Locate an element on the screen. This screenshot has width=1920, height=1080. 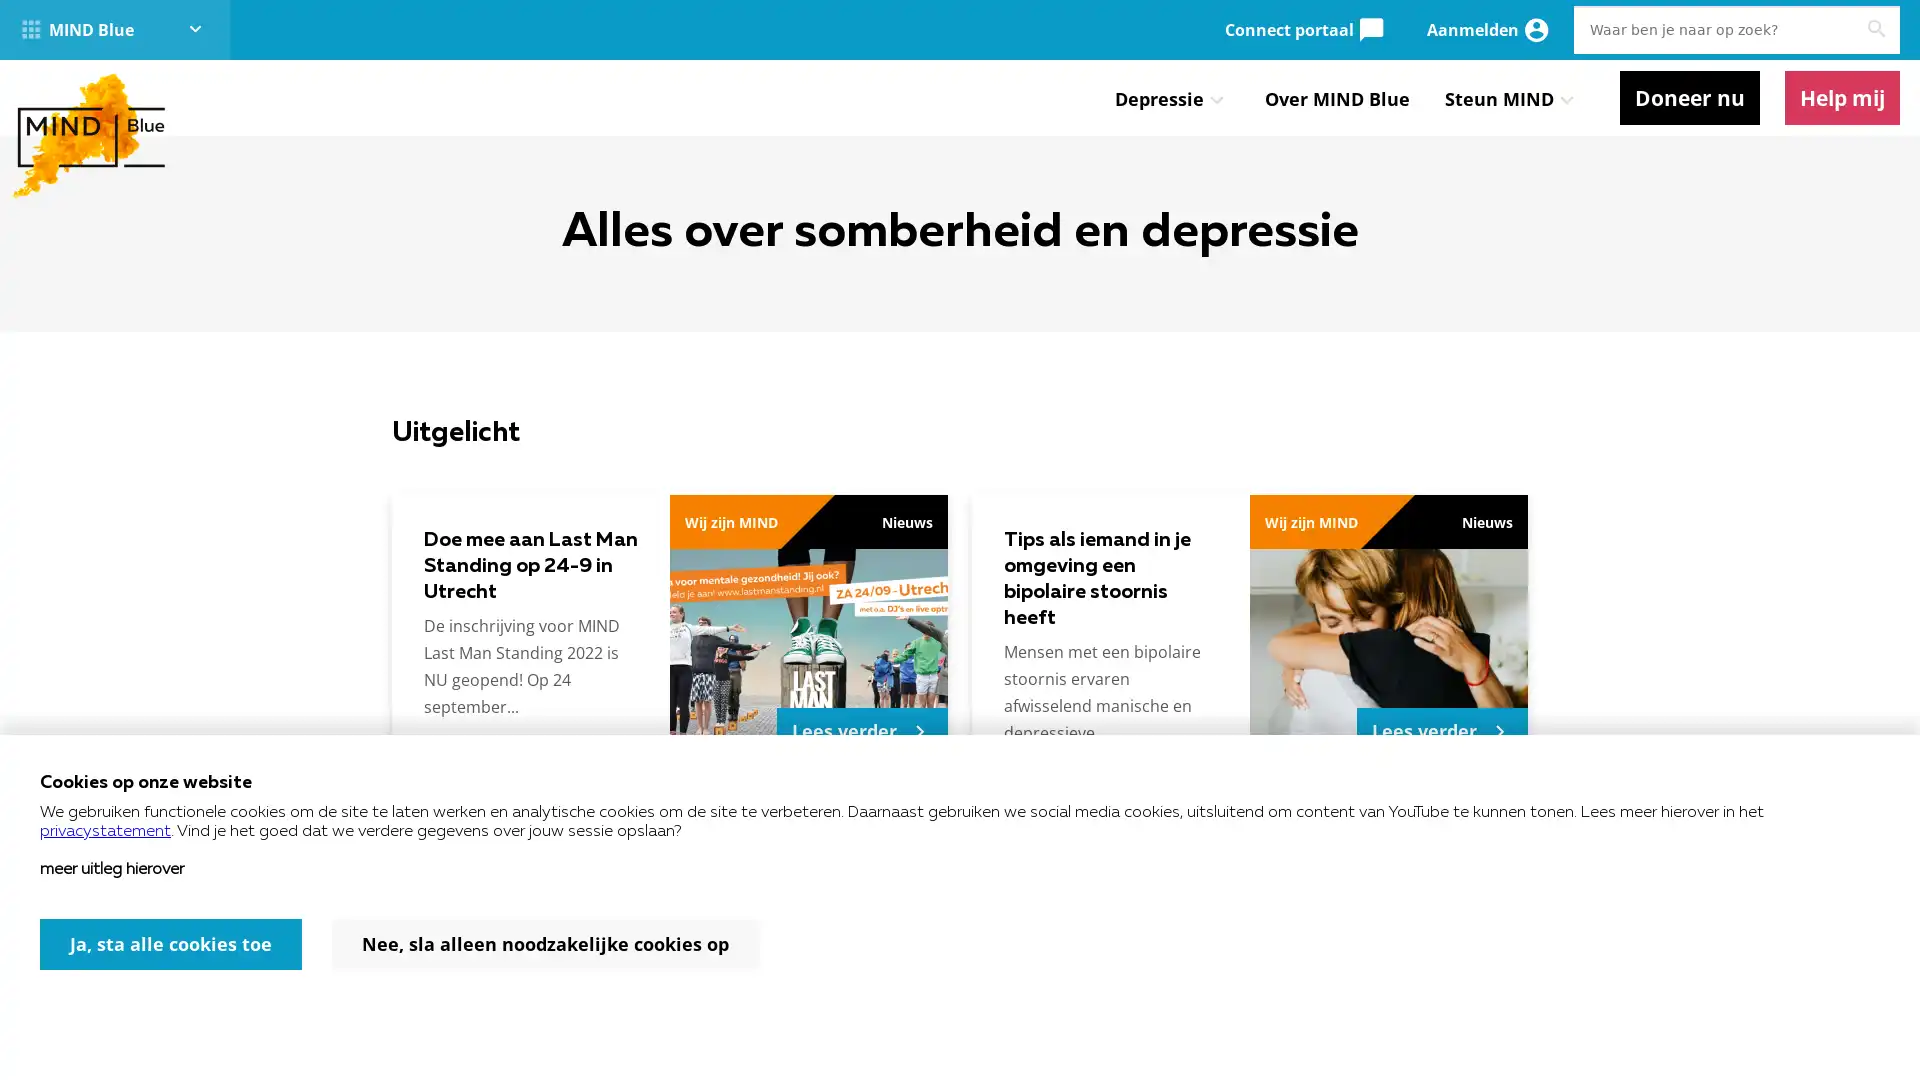
Nee, sla alleen noodzakelijke cookies op is located at coordinates (545, 944).